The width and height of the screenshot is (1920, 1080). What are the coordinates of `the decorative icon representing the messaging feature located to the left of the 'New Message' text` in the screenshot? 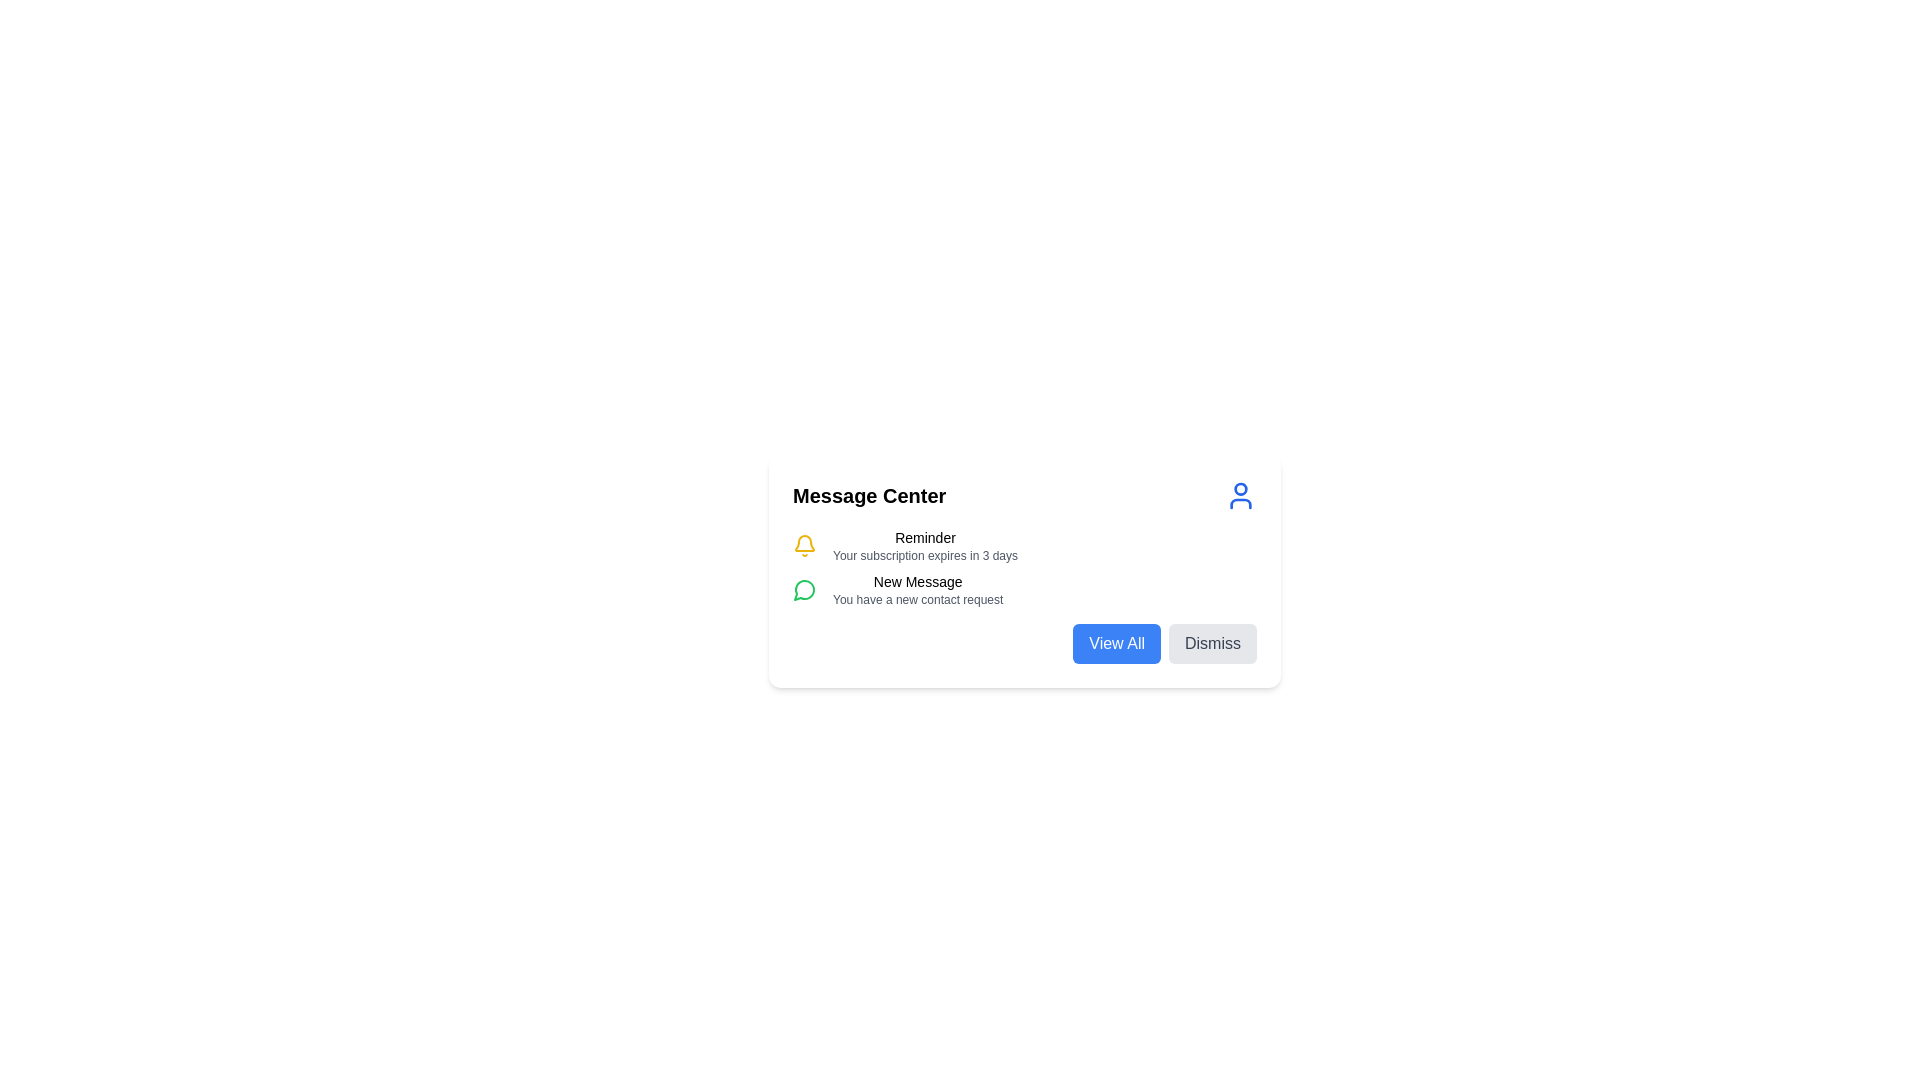 It's located at (805, 589).